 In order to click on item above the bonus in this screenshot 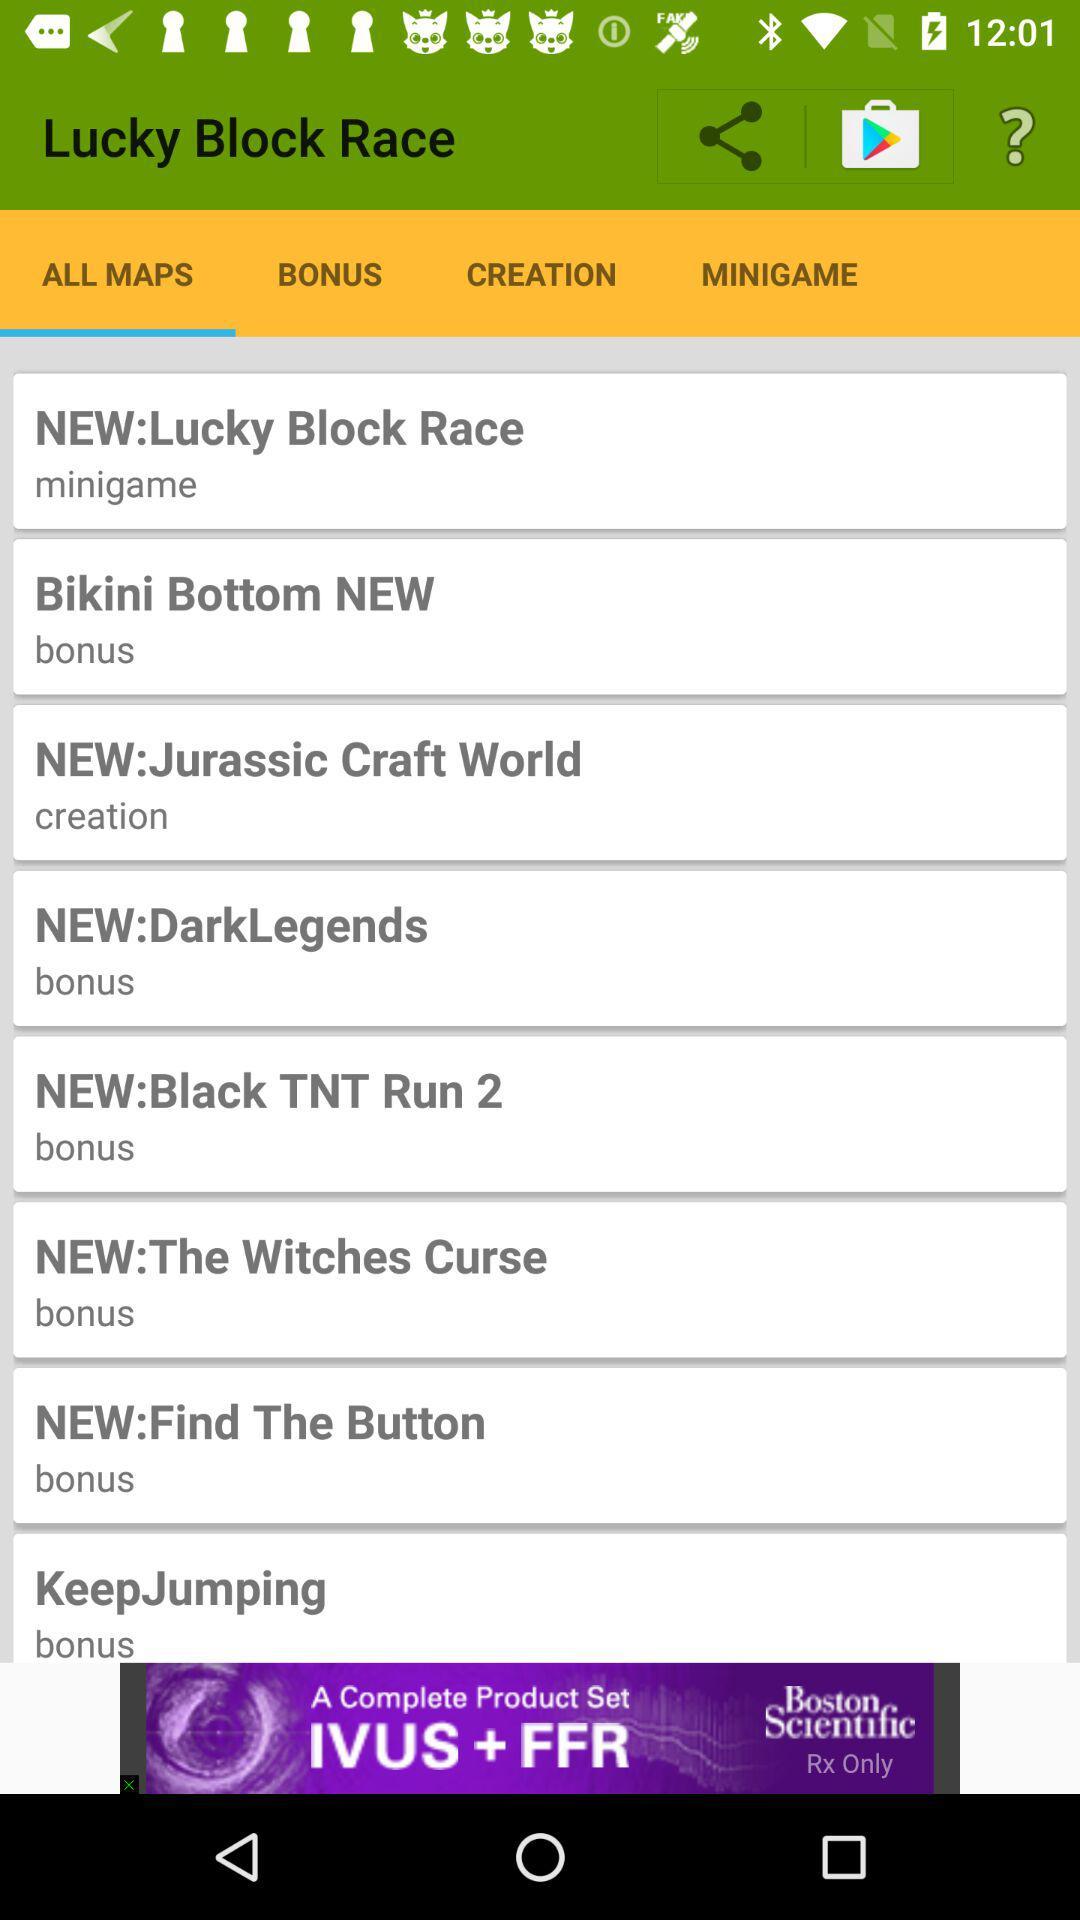, I will do `click(540, 591)`.